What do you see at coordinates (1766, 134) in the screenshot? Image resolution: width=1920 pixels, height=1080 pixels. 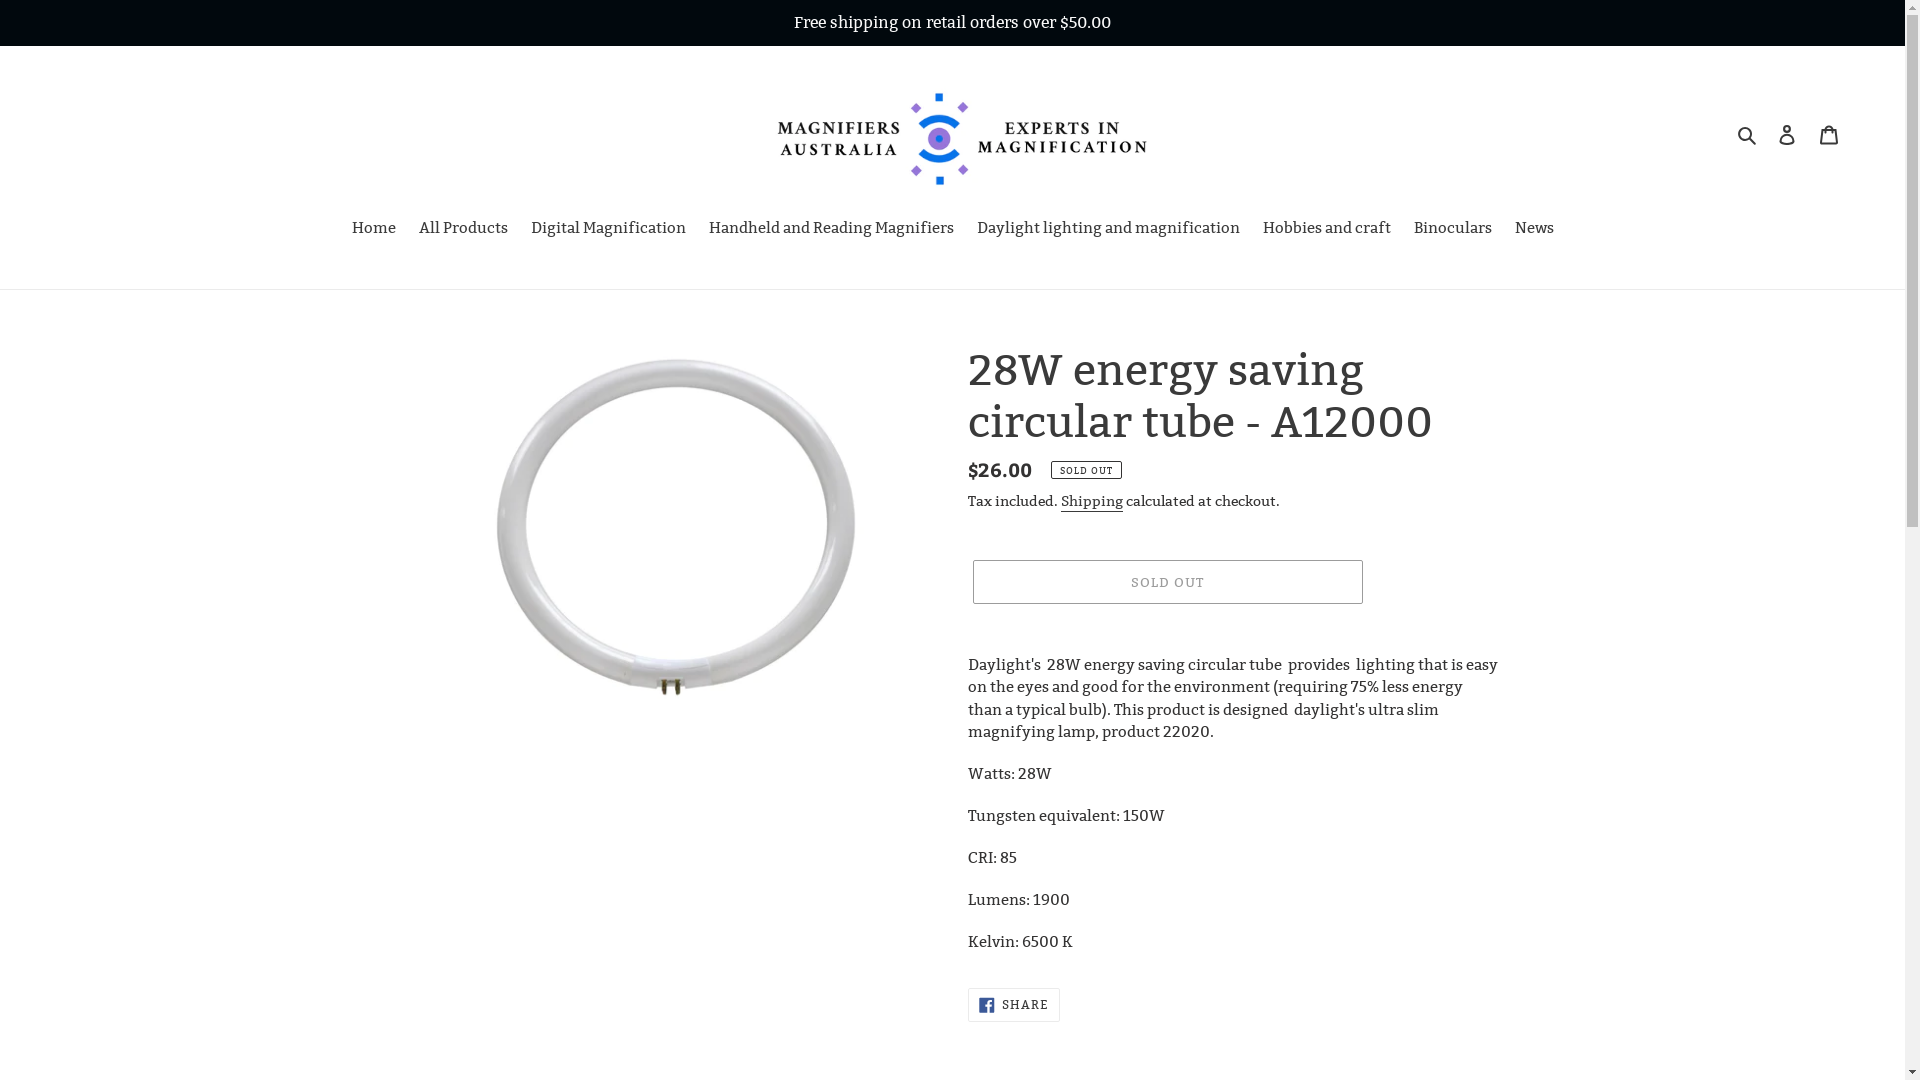 I see `'Log in'` at bounding box center [1766, 134].